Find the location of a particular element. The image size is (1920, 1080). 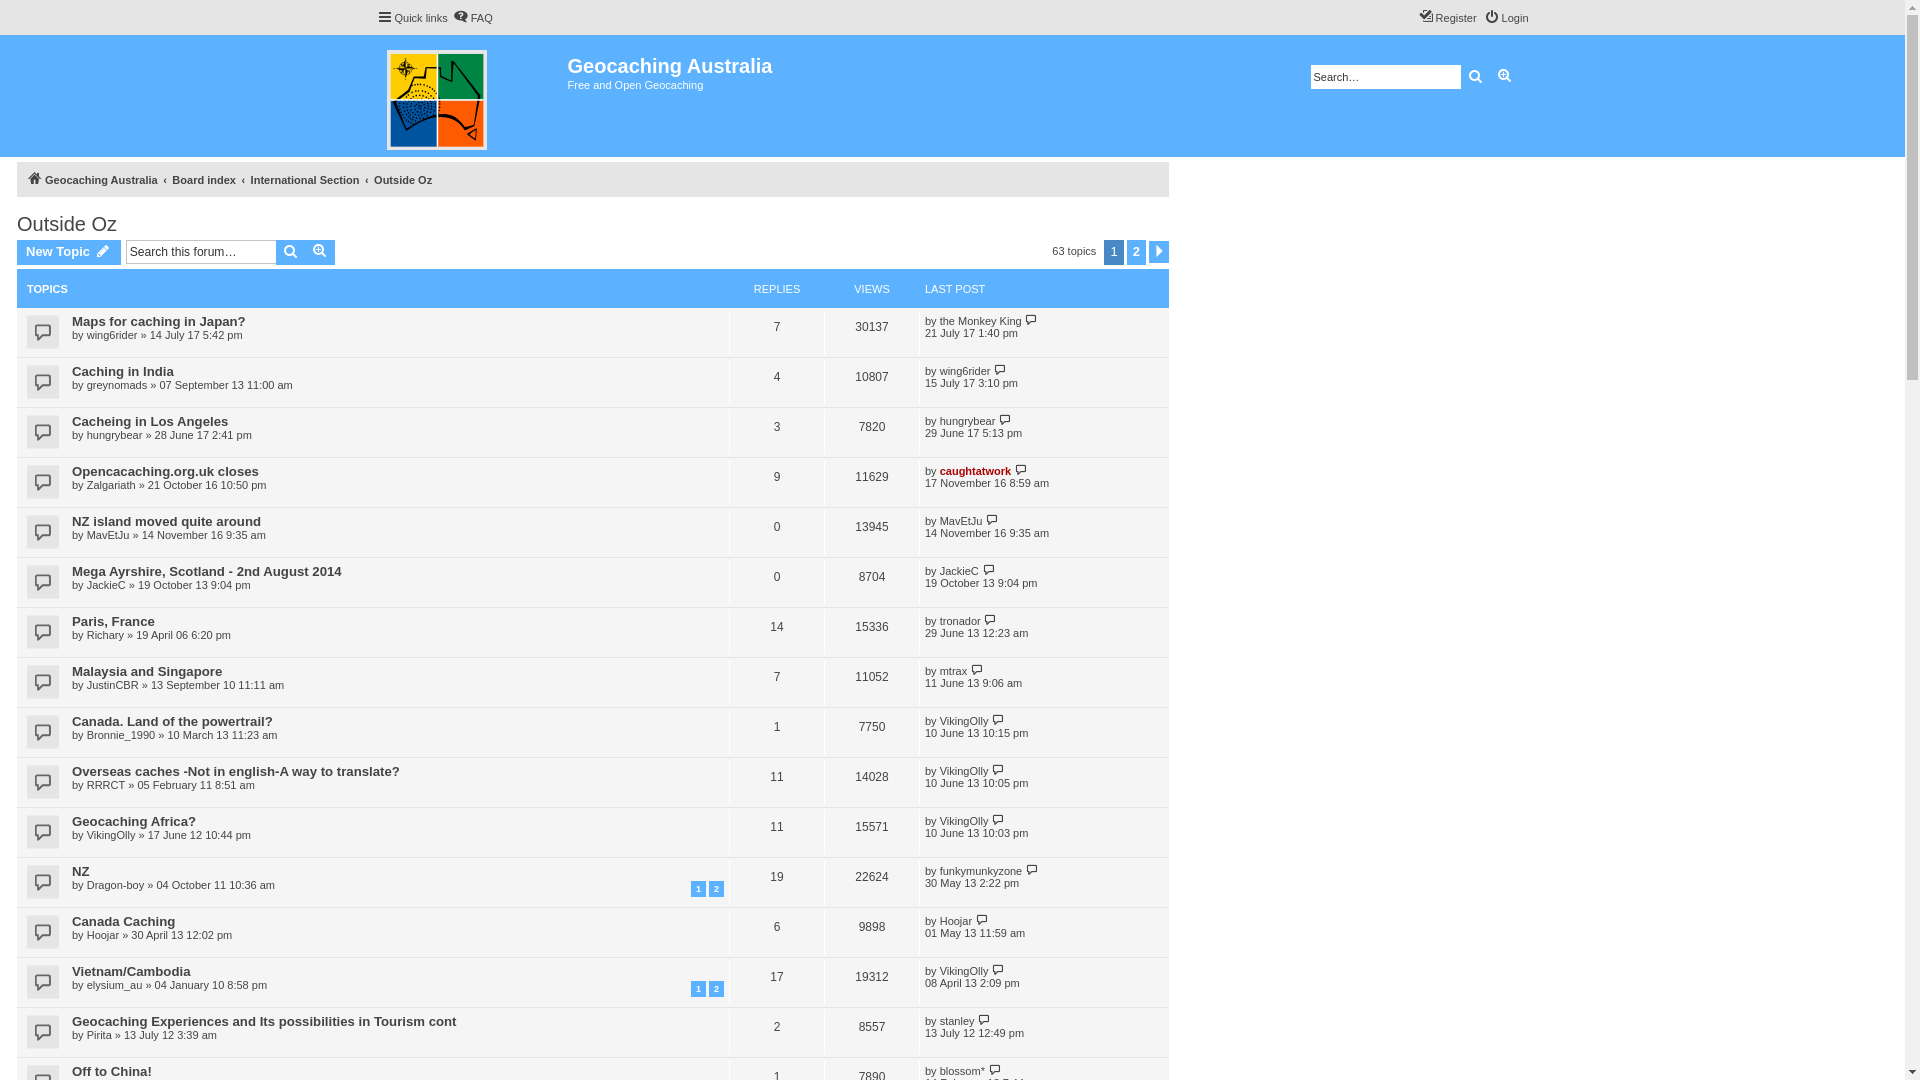

'Login' is located at coordinates (1506, 18).